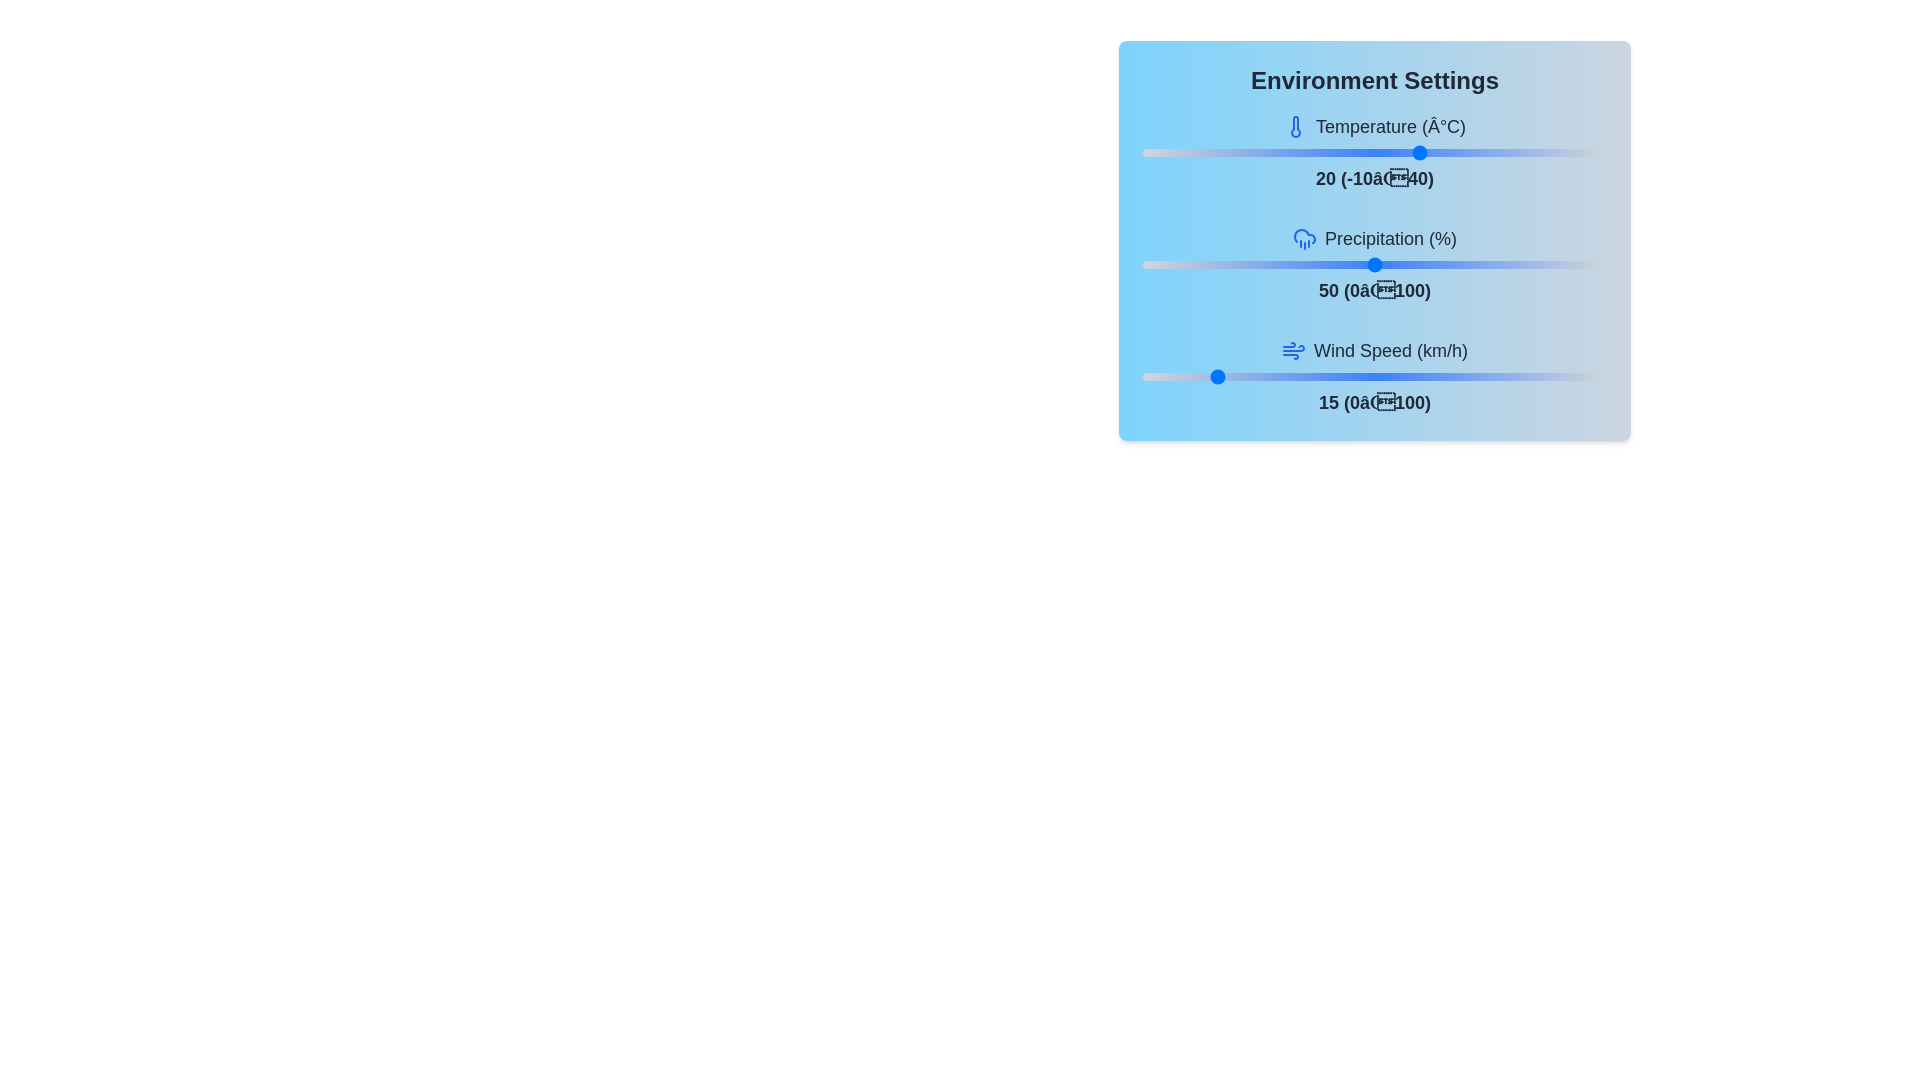 The image size is (1920, 1080). Describe the element at coordinates (1373, 264) in the screenshot. I see `the range slider for adjusting the precipitation percentage, located centrally within the 'Environment Settings' card, below 'Precipitation (%)' and above '50 (0–100)'` at that location.